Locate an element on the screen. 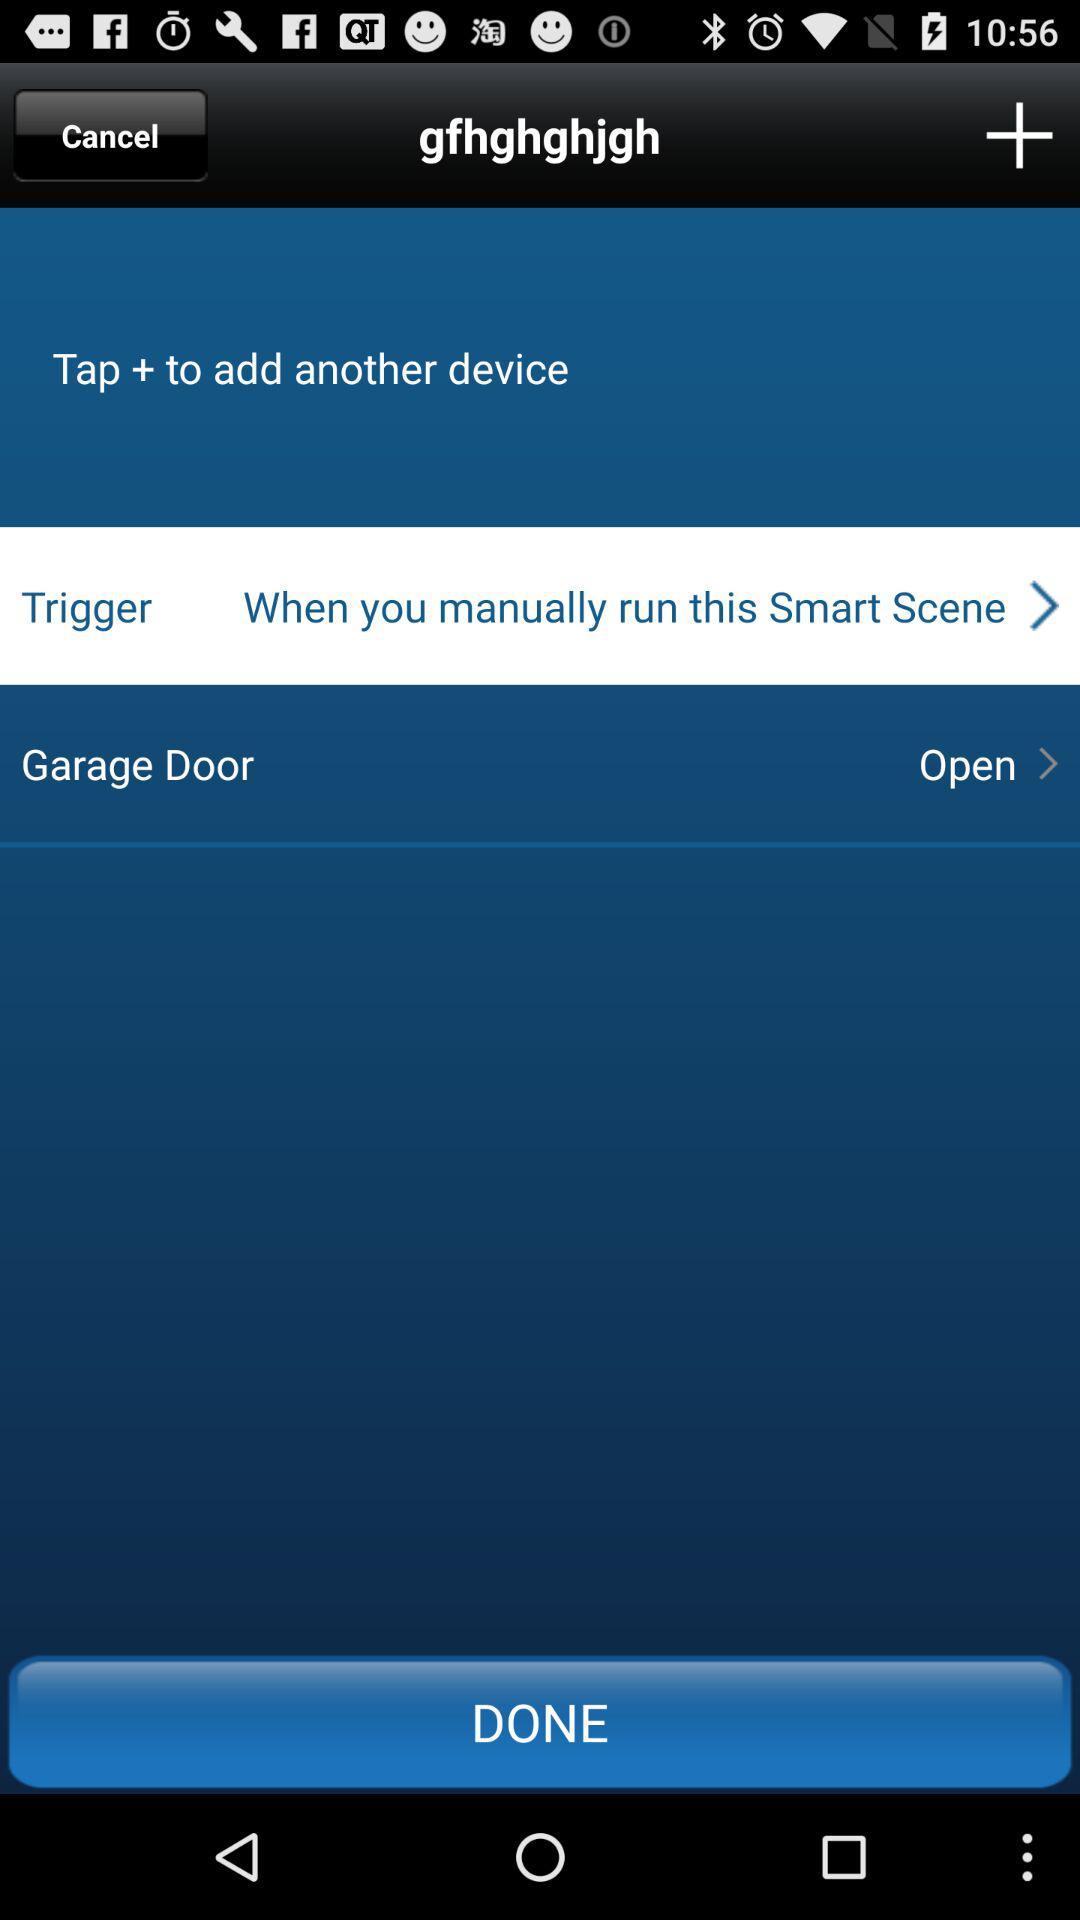  the cancel button is located at coordinates (110, 134).